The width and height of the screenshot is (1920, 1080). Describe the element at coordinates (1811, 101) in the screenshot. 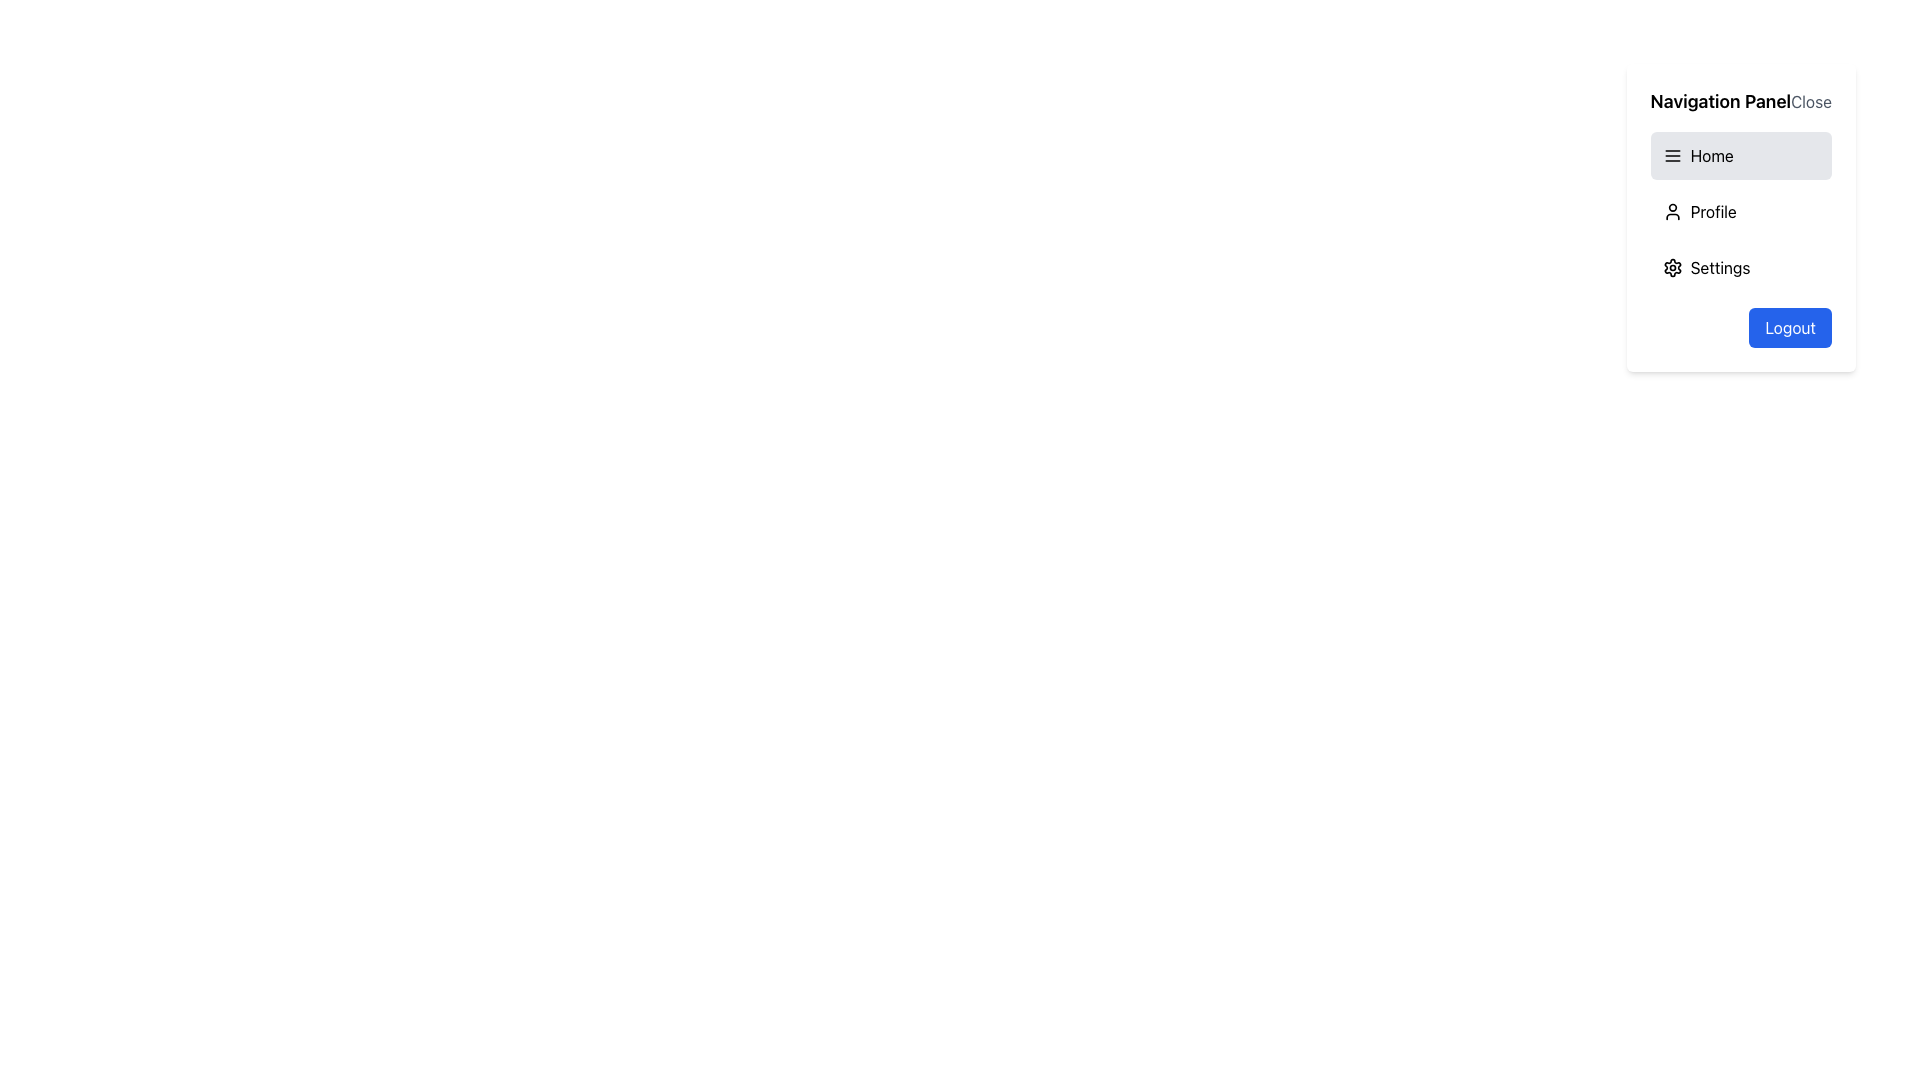

I see `the close button located at the top-right of the 'Navigation Panel'` at that location.